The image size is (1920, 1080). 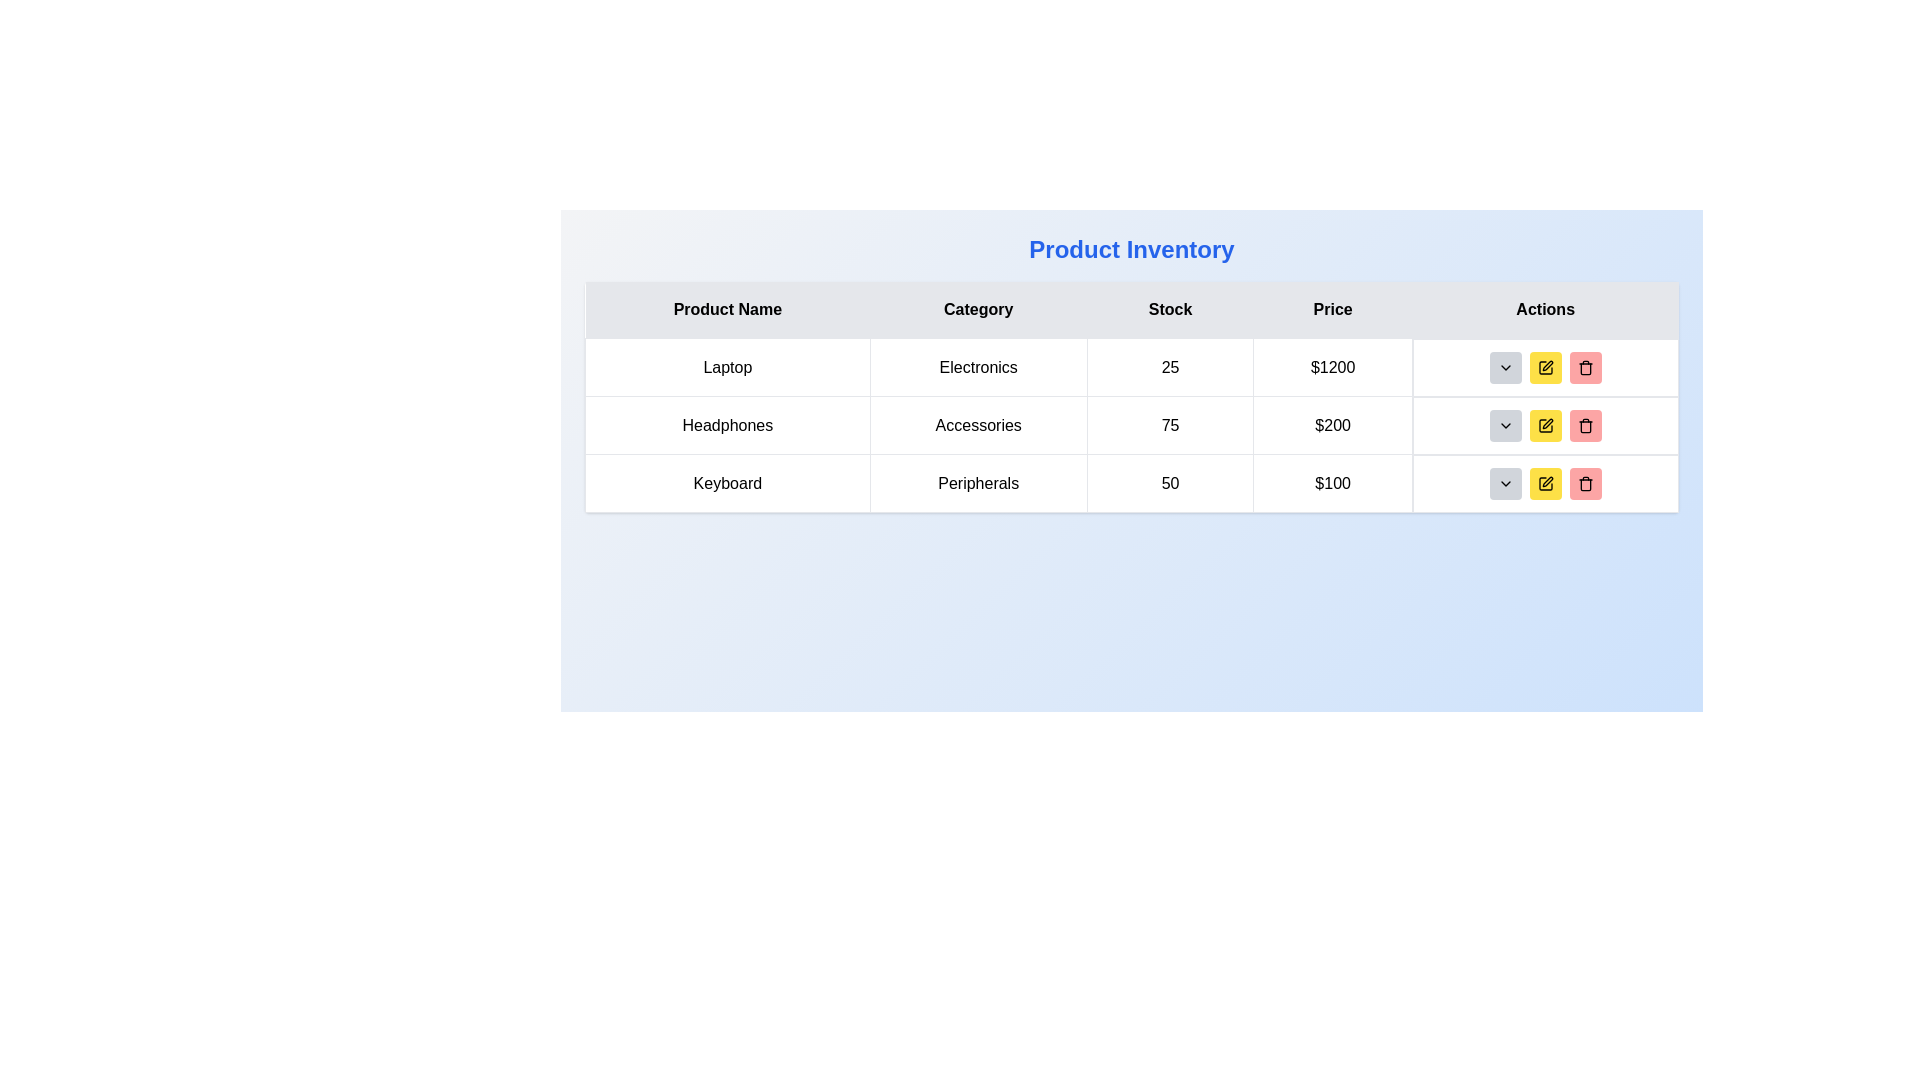 What do you see at coordinates (1544, 424) in the screenshot?
I see `the Icon button in the Actions column of the second row of the table for keyboard navigation` at bounding box center [1544, 424].